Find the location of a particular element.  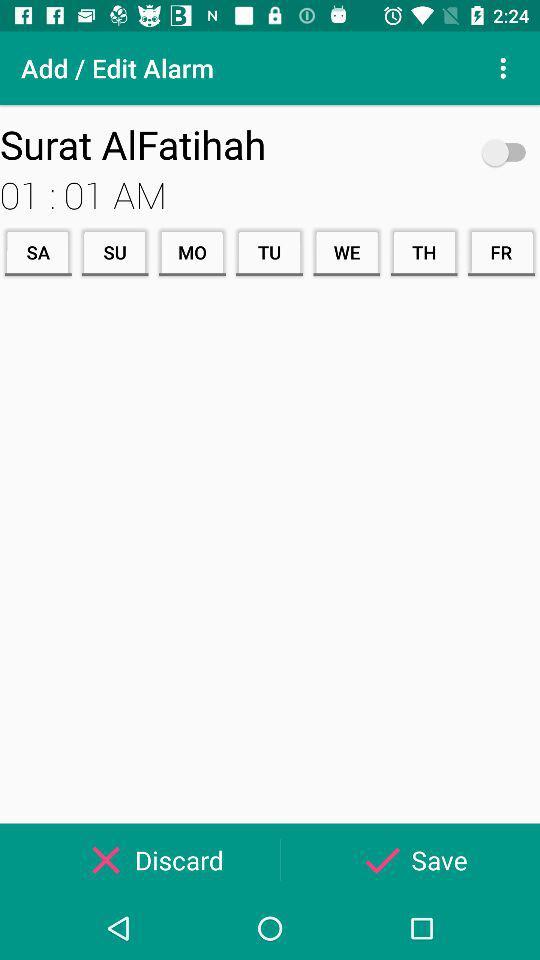

the th item is located at coordinates (423, 251).